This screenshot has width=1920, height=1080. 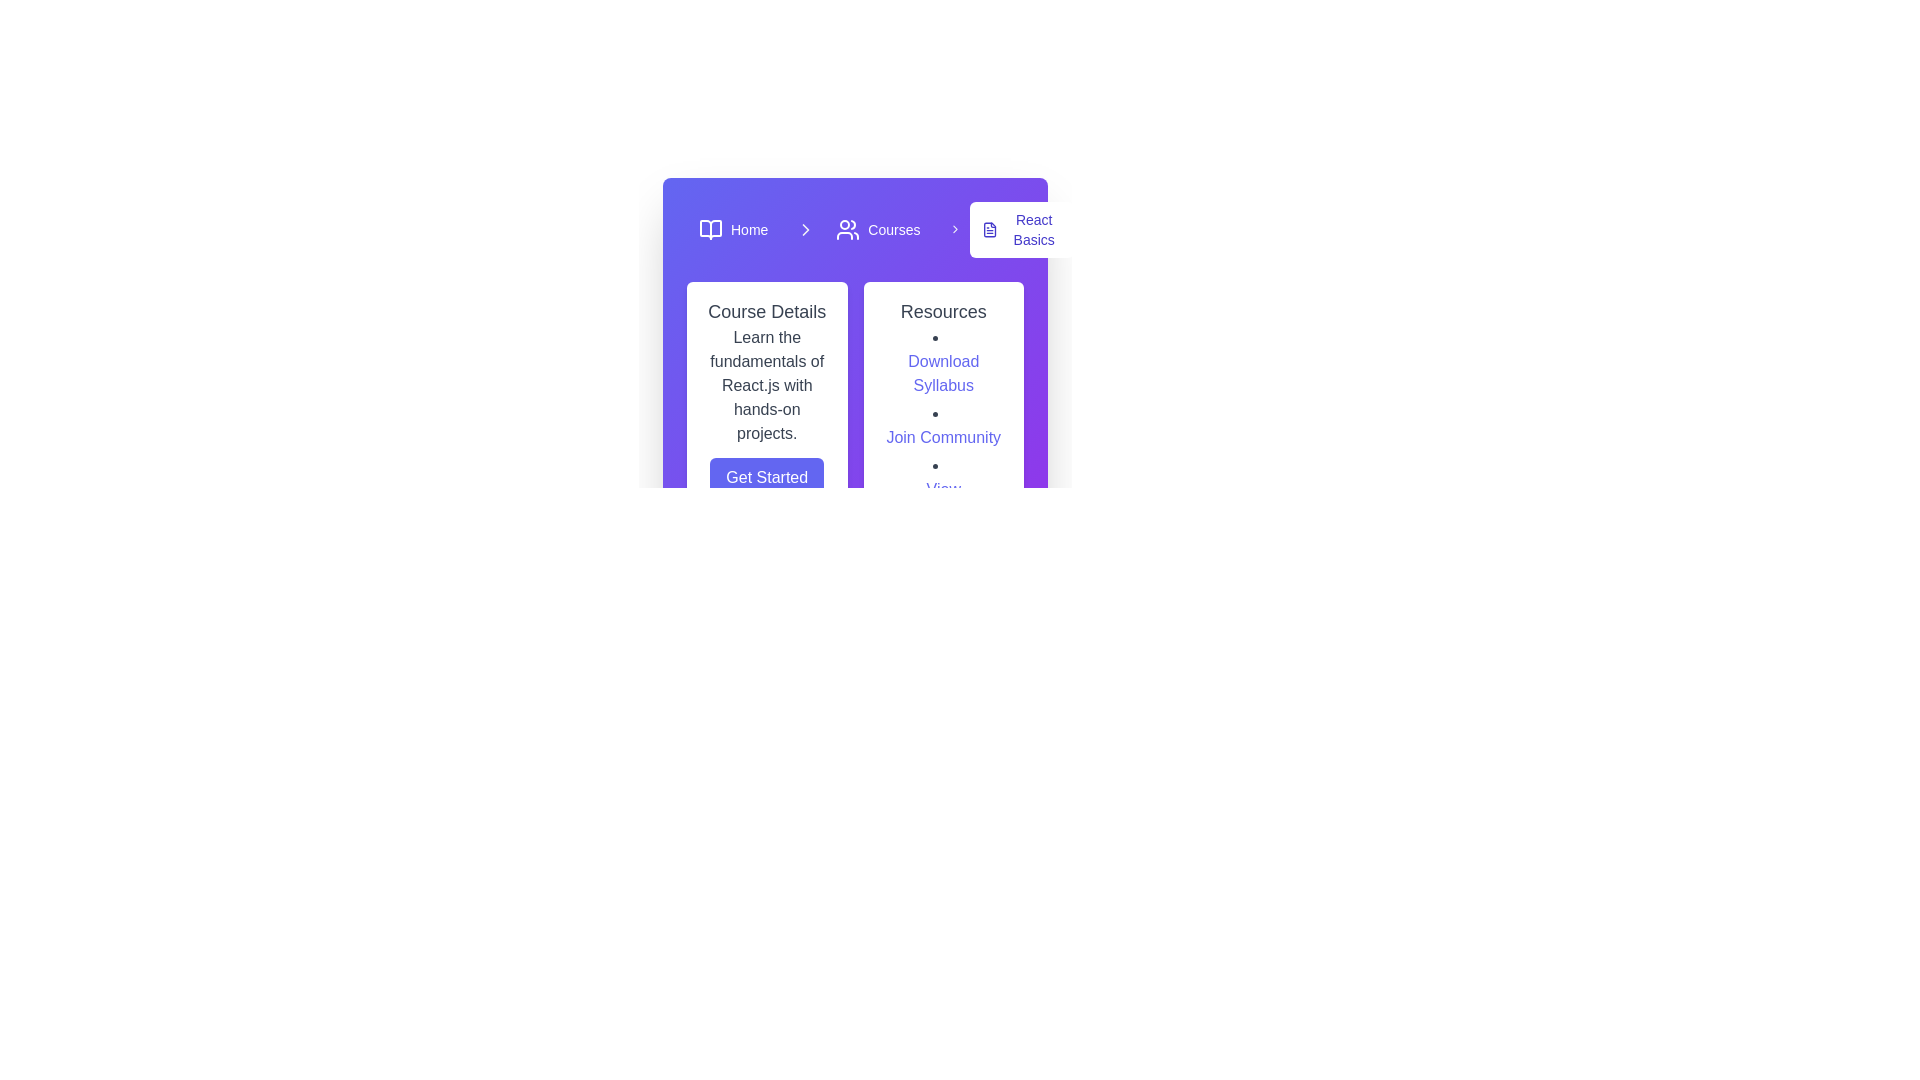 I want to click on the 'Home' text label displayed in white on a purple background, located in the top-left section of the navigation bar, so click(x=748, y=229).